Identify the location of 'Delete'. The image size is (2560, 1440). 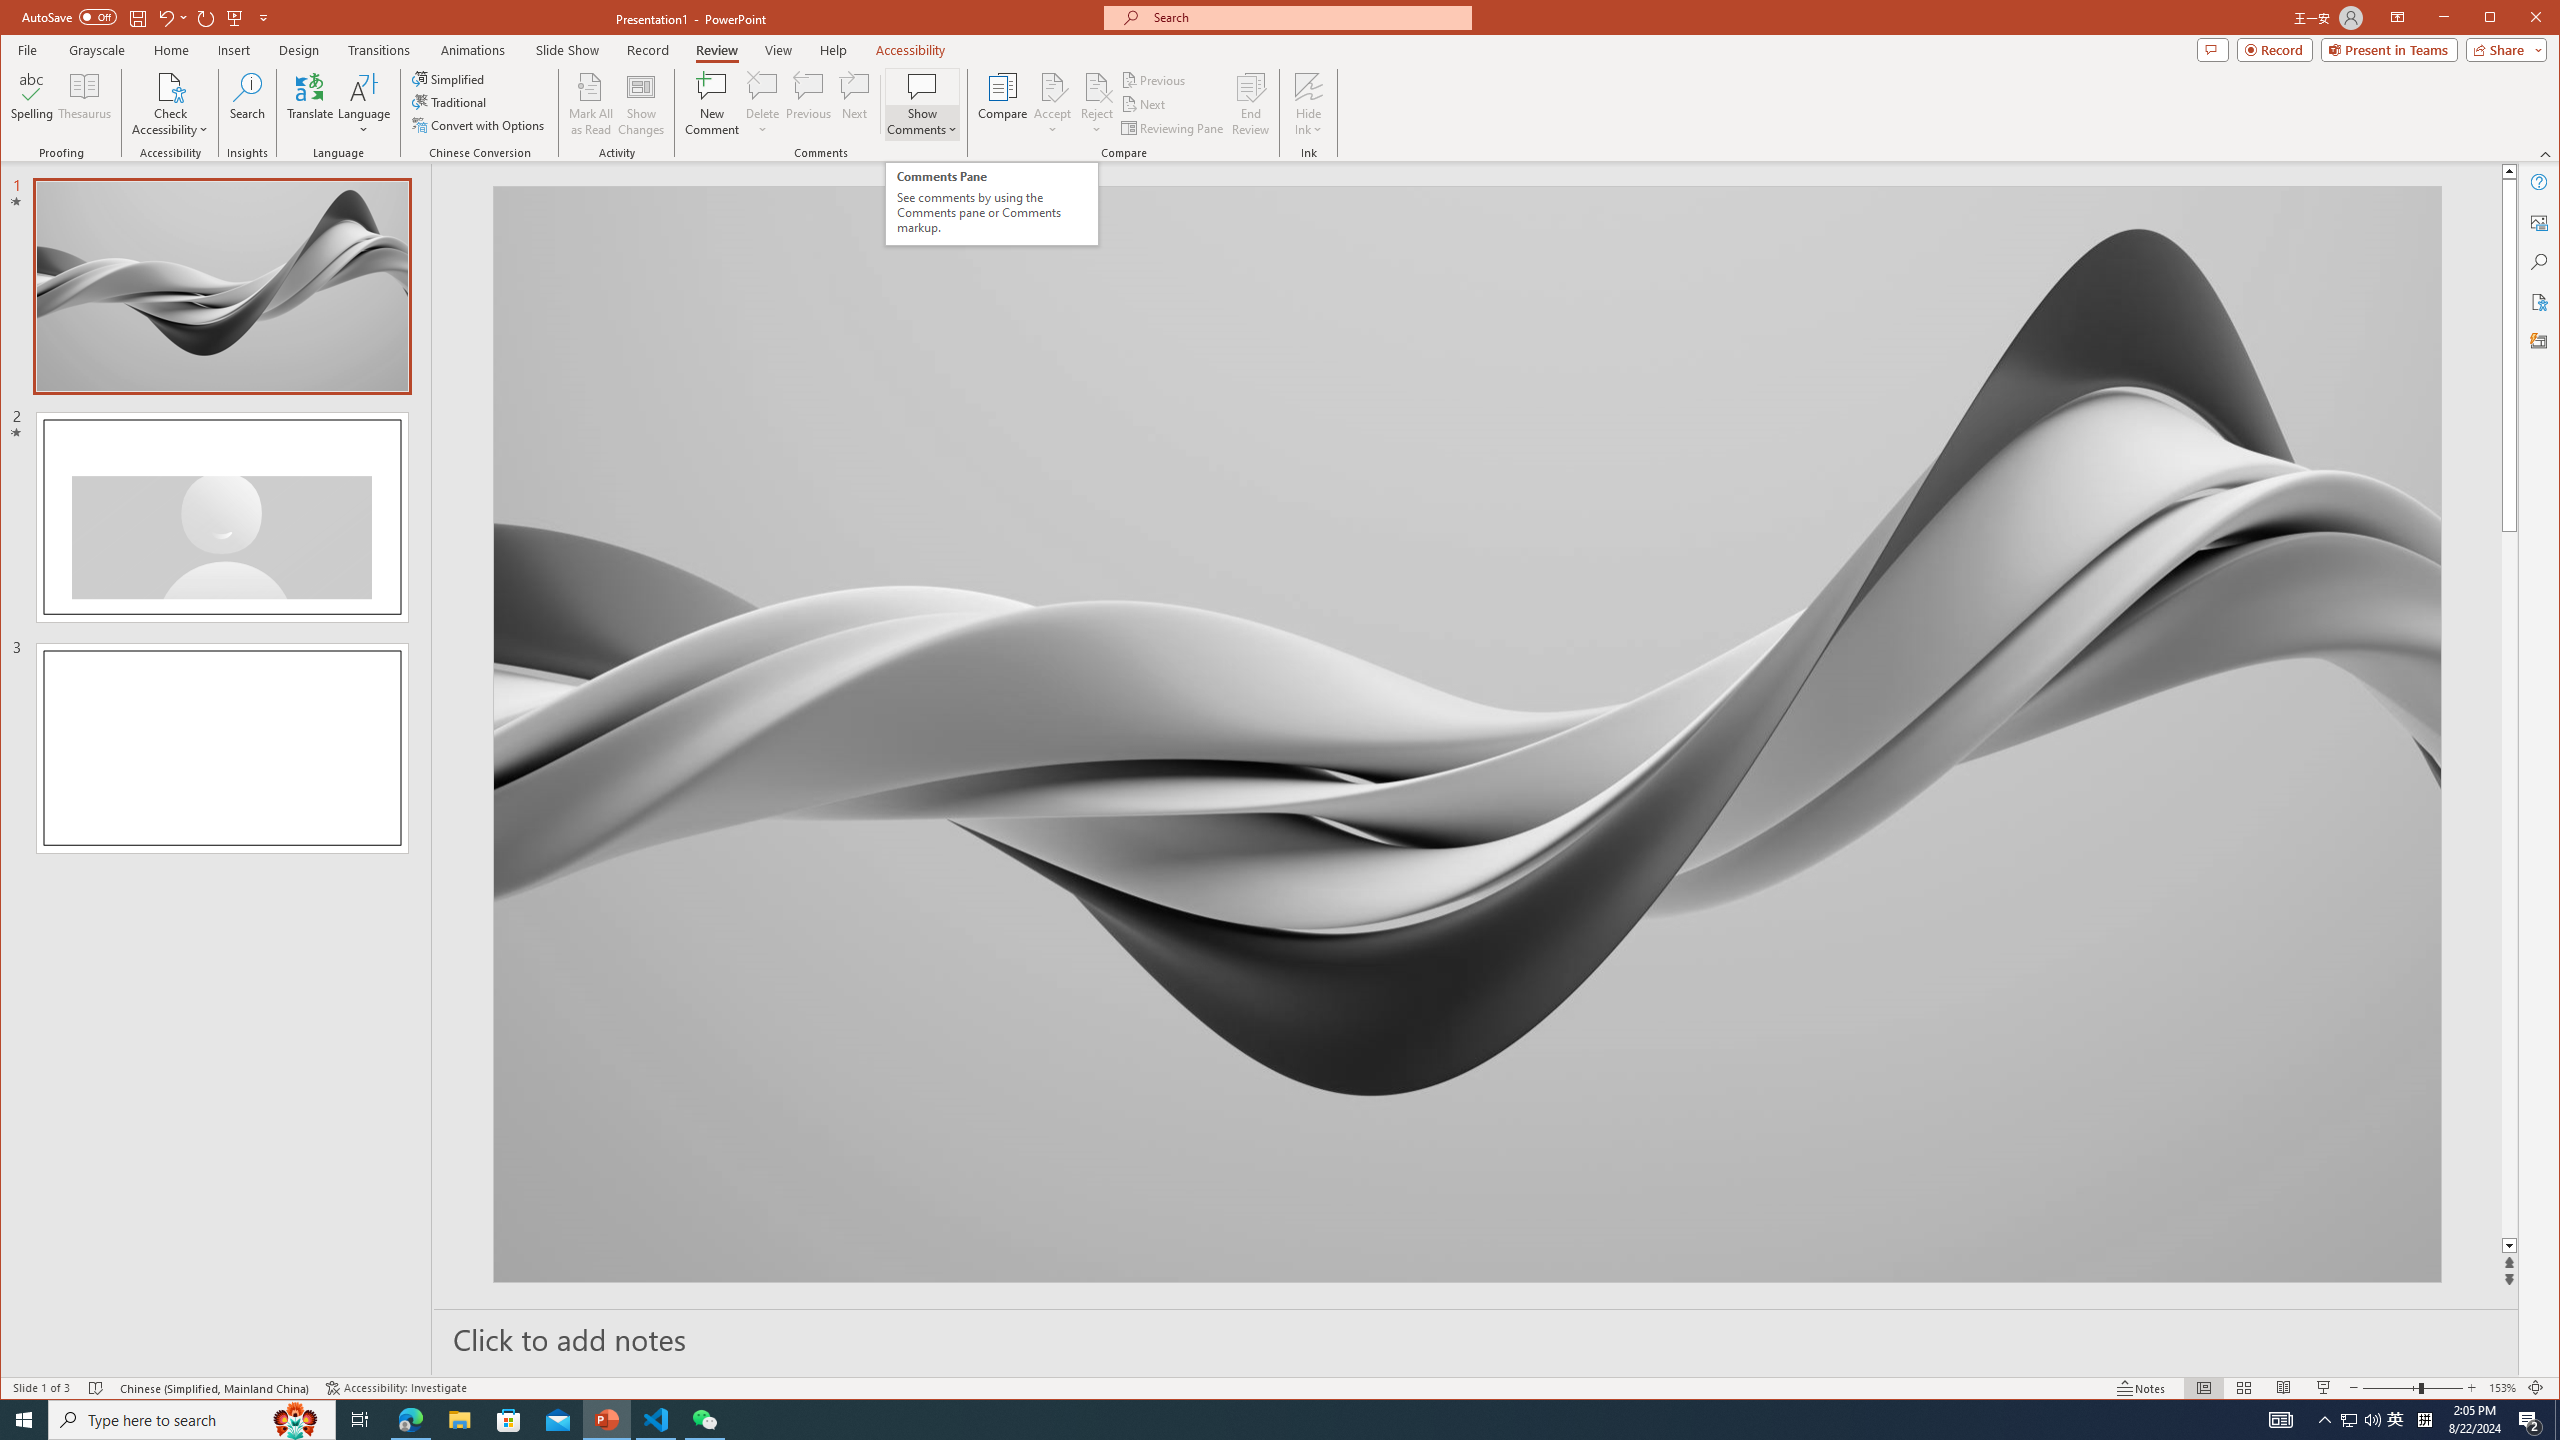
(762, 103).